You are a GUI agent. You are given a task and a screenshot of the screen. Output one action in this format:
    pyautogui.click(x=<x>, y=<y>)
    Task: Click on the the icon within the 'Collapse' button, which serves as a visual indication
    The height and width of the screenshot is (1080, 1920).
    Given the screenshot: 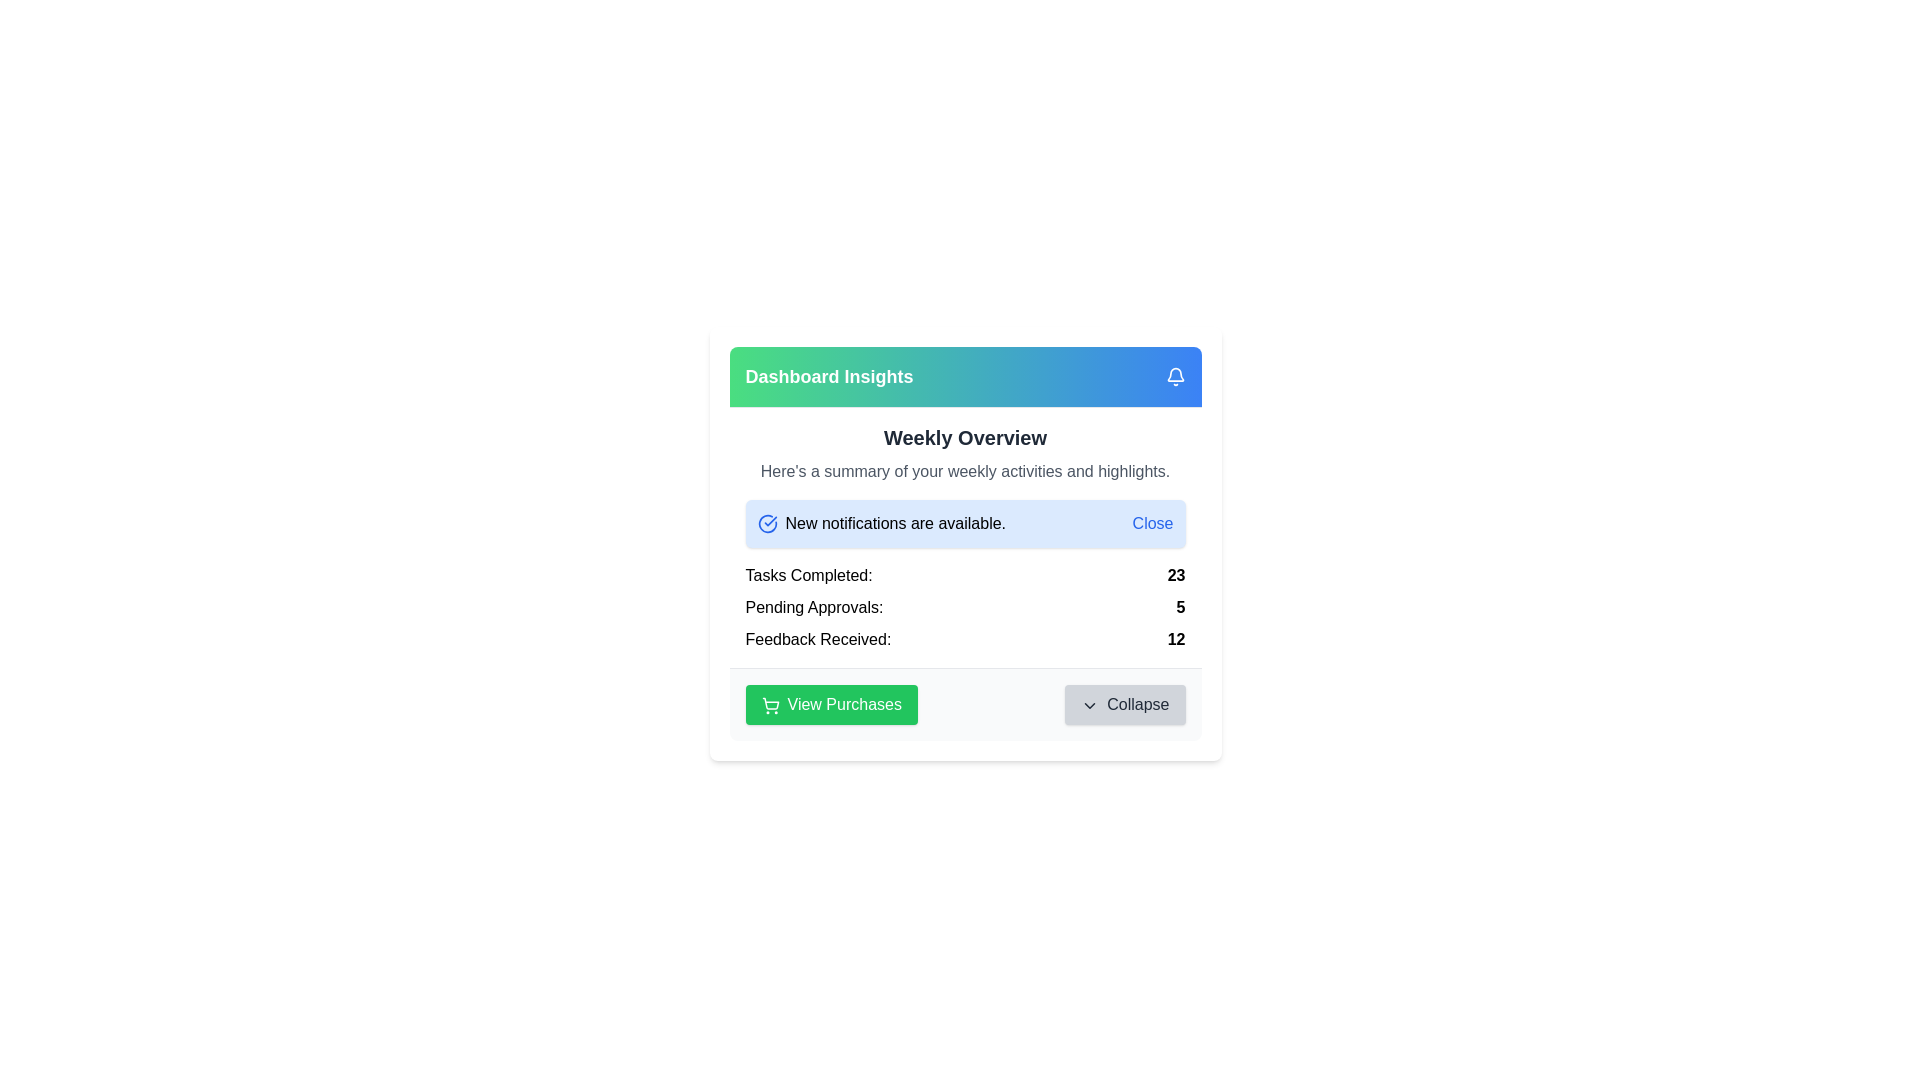 What is the action you would take?
    pyautogui.click(x=1089, y=704)
    